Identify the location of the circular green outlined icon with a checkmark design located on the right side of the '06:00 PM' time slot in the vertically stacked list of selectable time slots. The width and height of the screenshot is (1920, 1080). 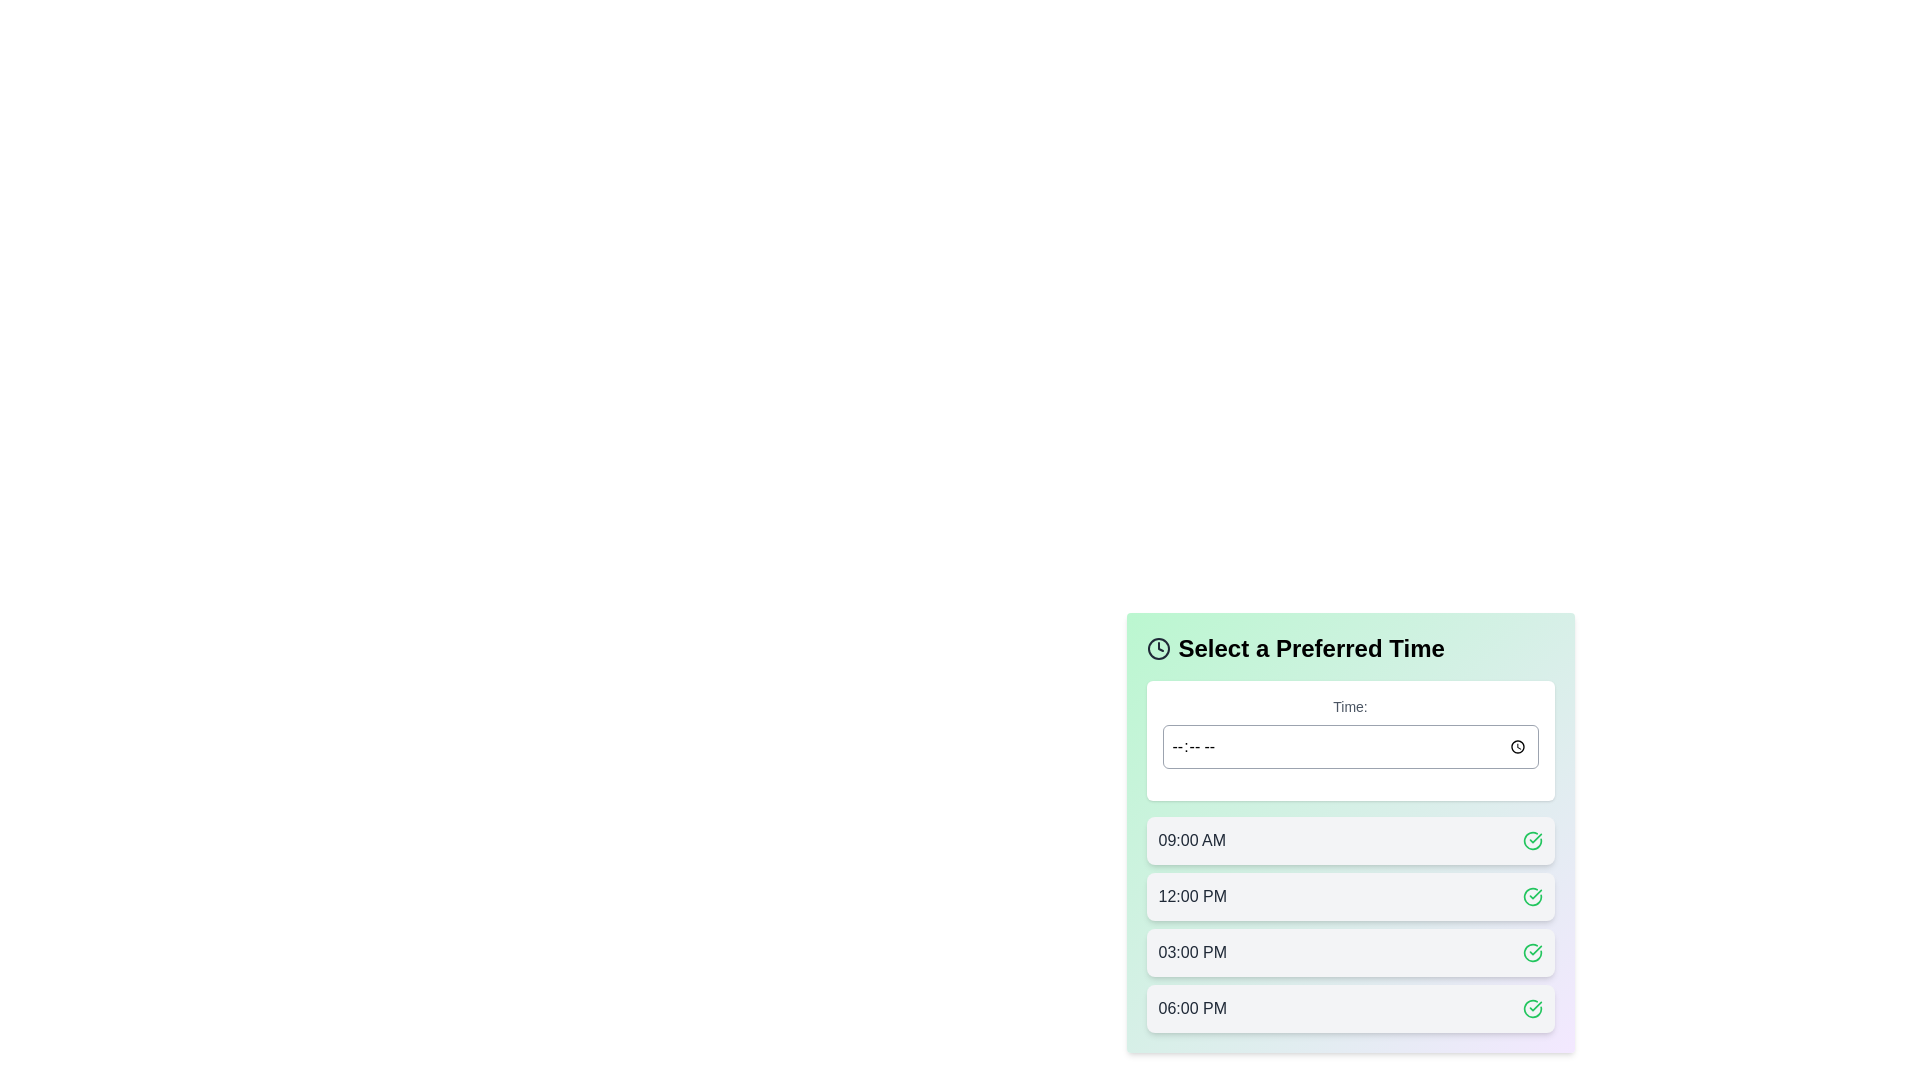
(1531, 840).